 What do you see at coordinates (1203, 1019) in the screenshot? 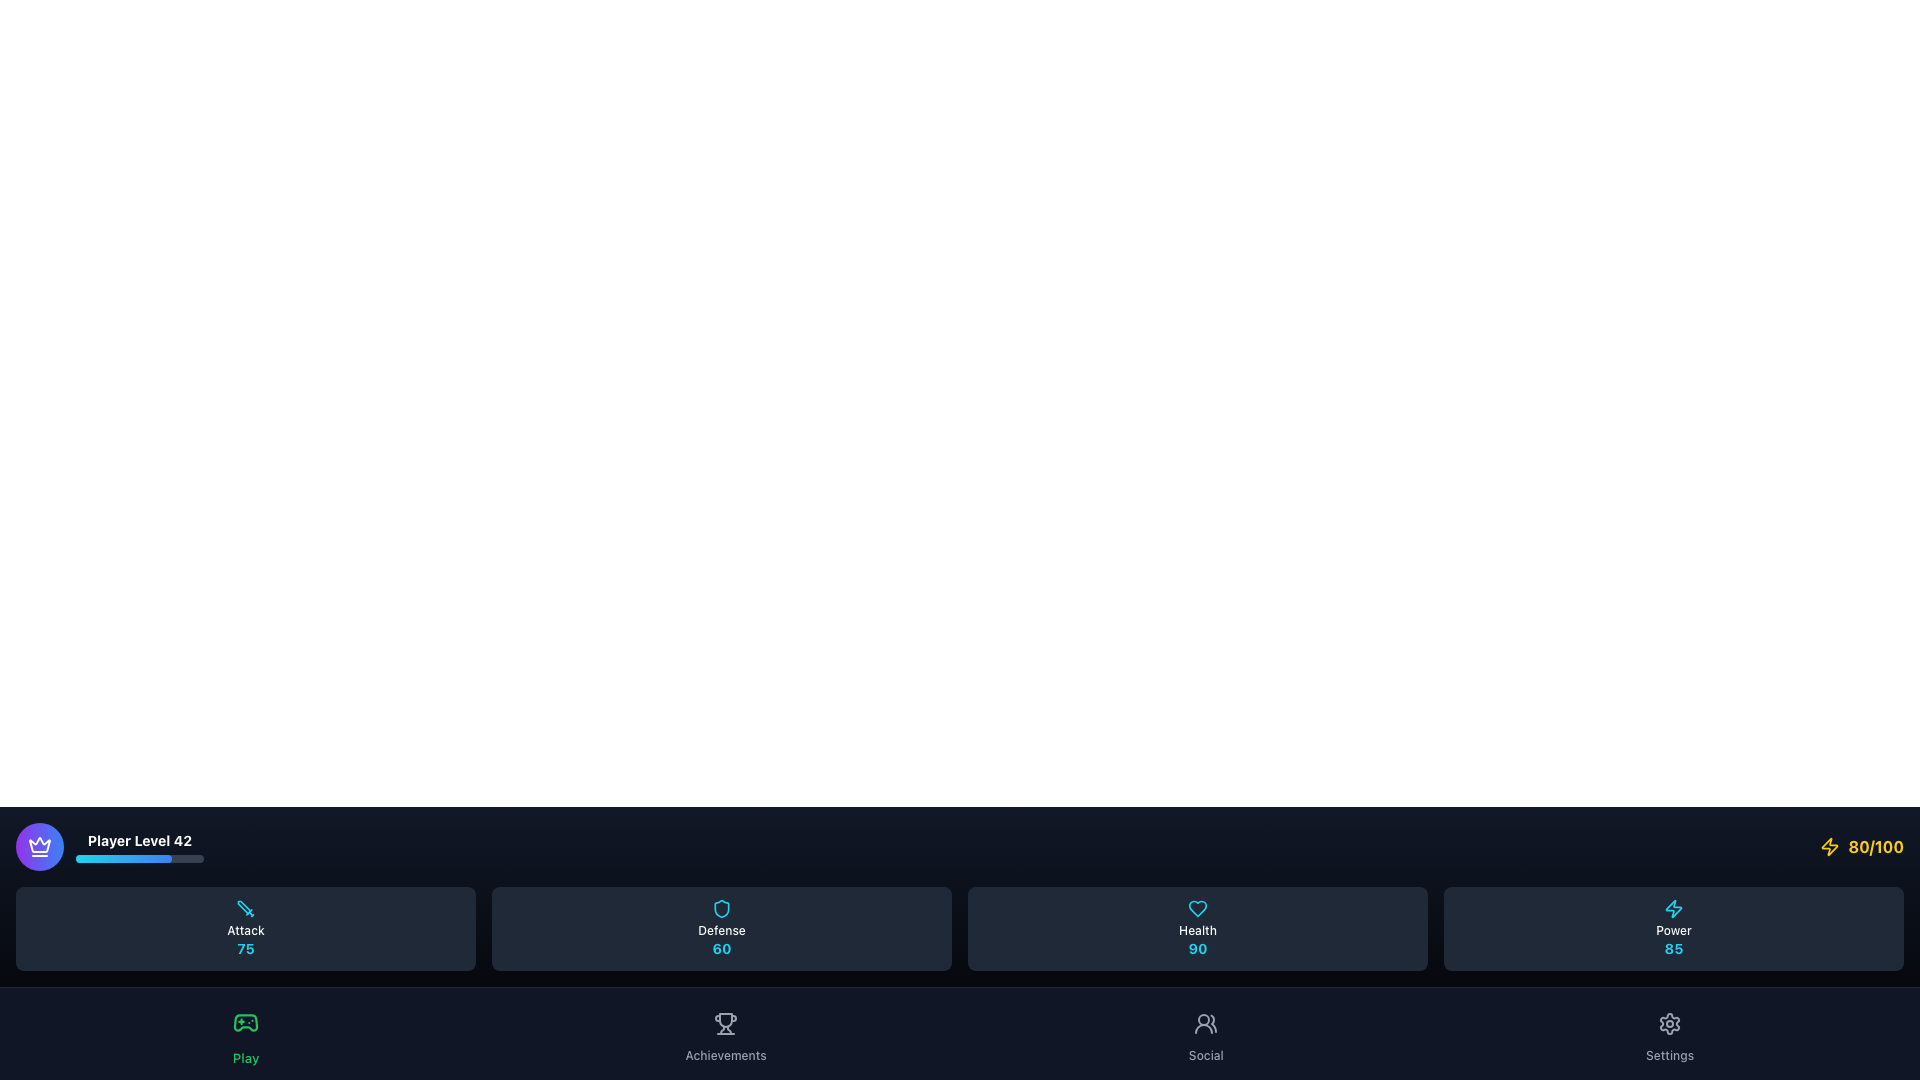
I see `the circular graphical element within the SVG structure that contributes to the user profile icon` at bounding box center [1203, 1019].